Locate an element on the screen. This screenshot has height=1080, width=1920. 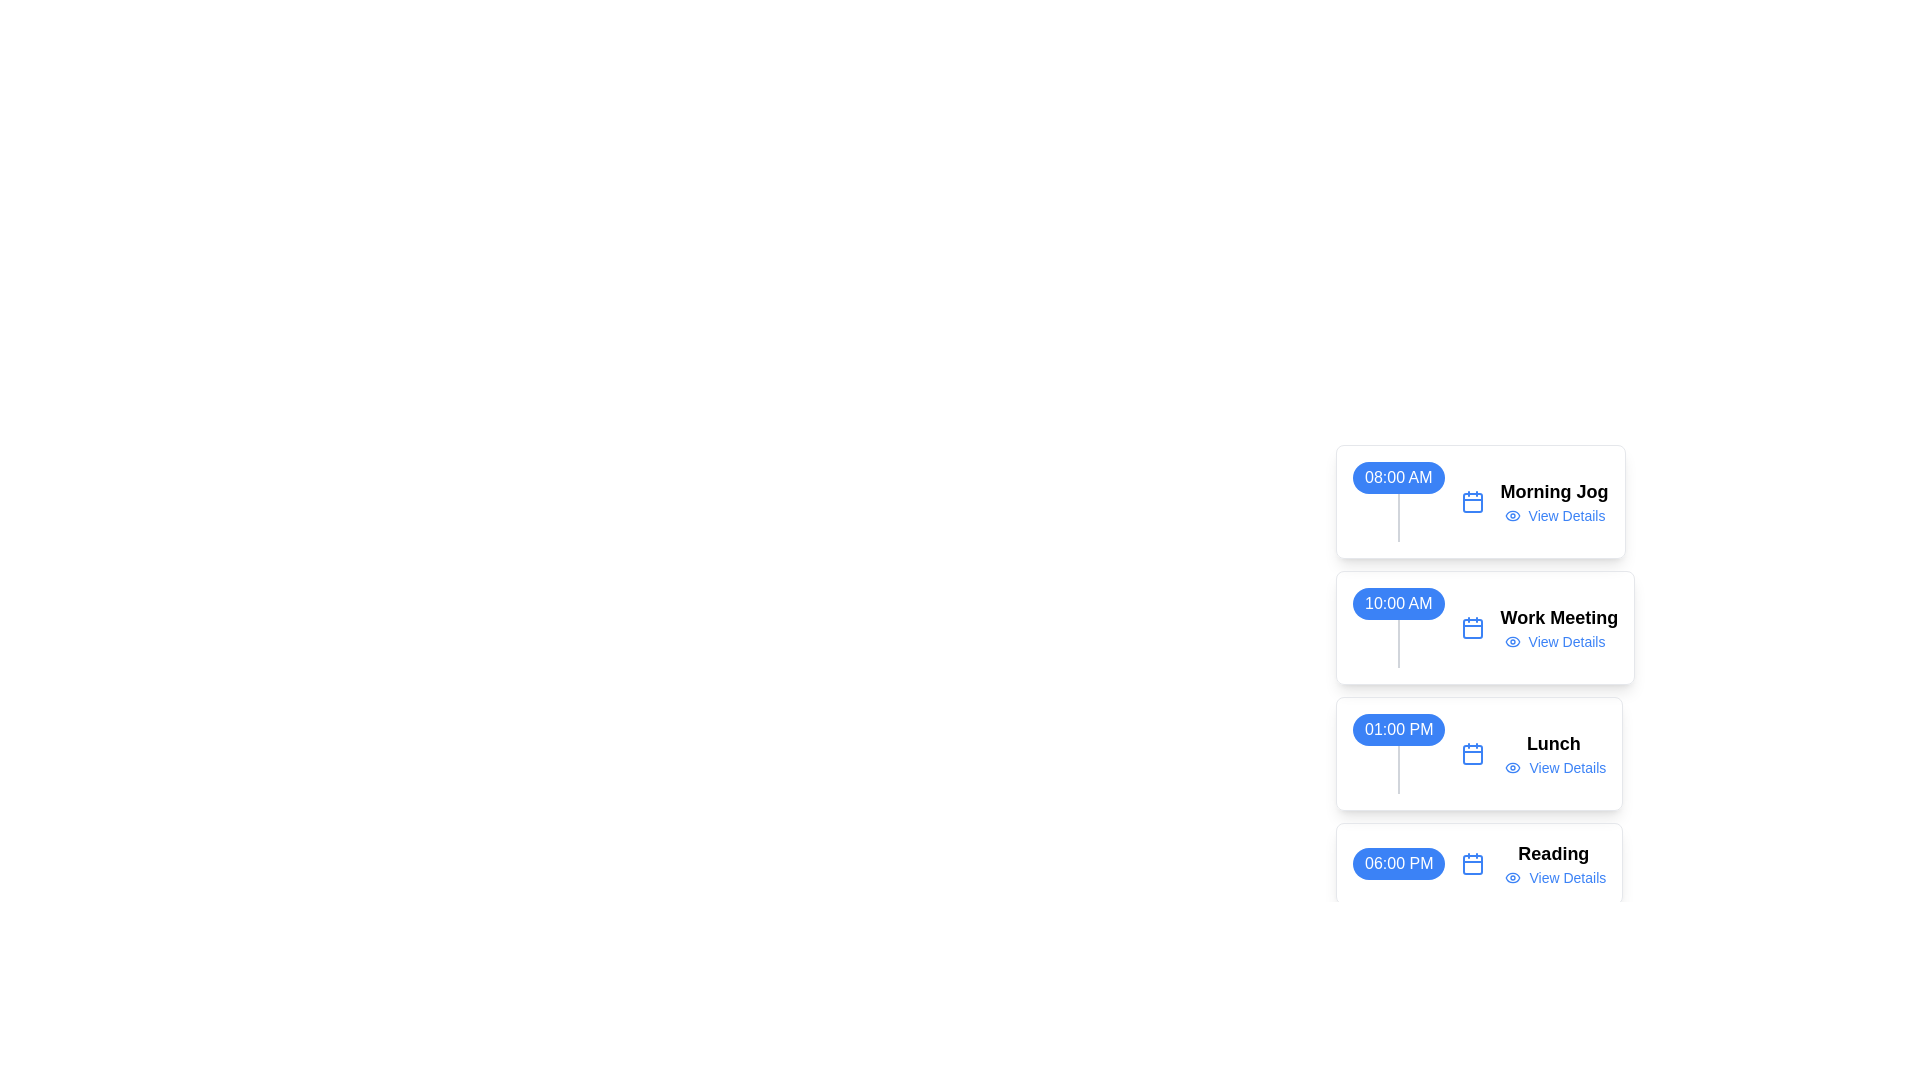
the 'View Details' link in the timeline event block titled 'Work Meeting', located in the second row under '10:00 AM' is located at coordinates (1538, 627).